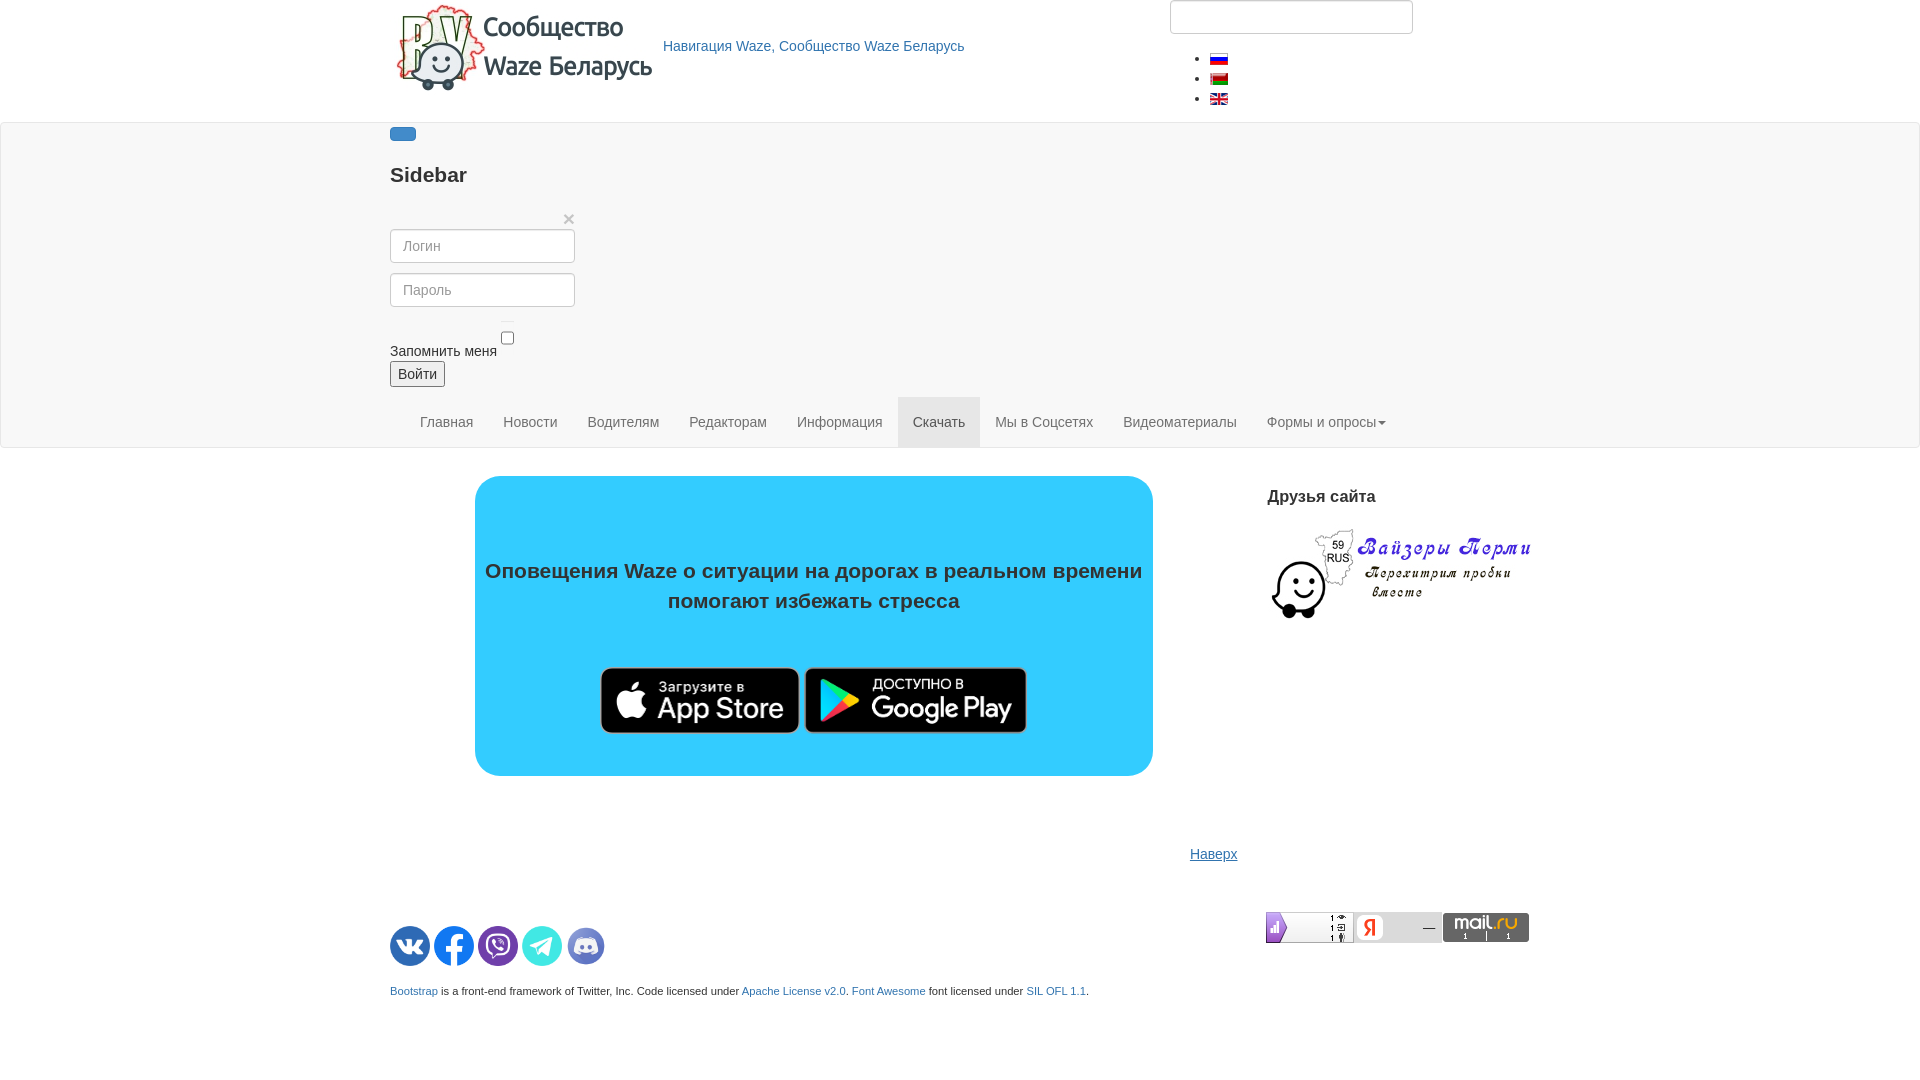 The width and height of the screenshot is (1920, 1080). I want to click on 'English (United Kingdom)', so click(1218, 99).